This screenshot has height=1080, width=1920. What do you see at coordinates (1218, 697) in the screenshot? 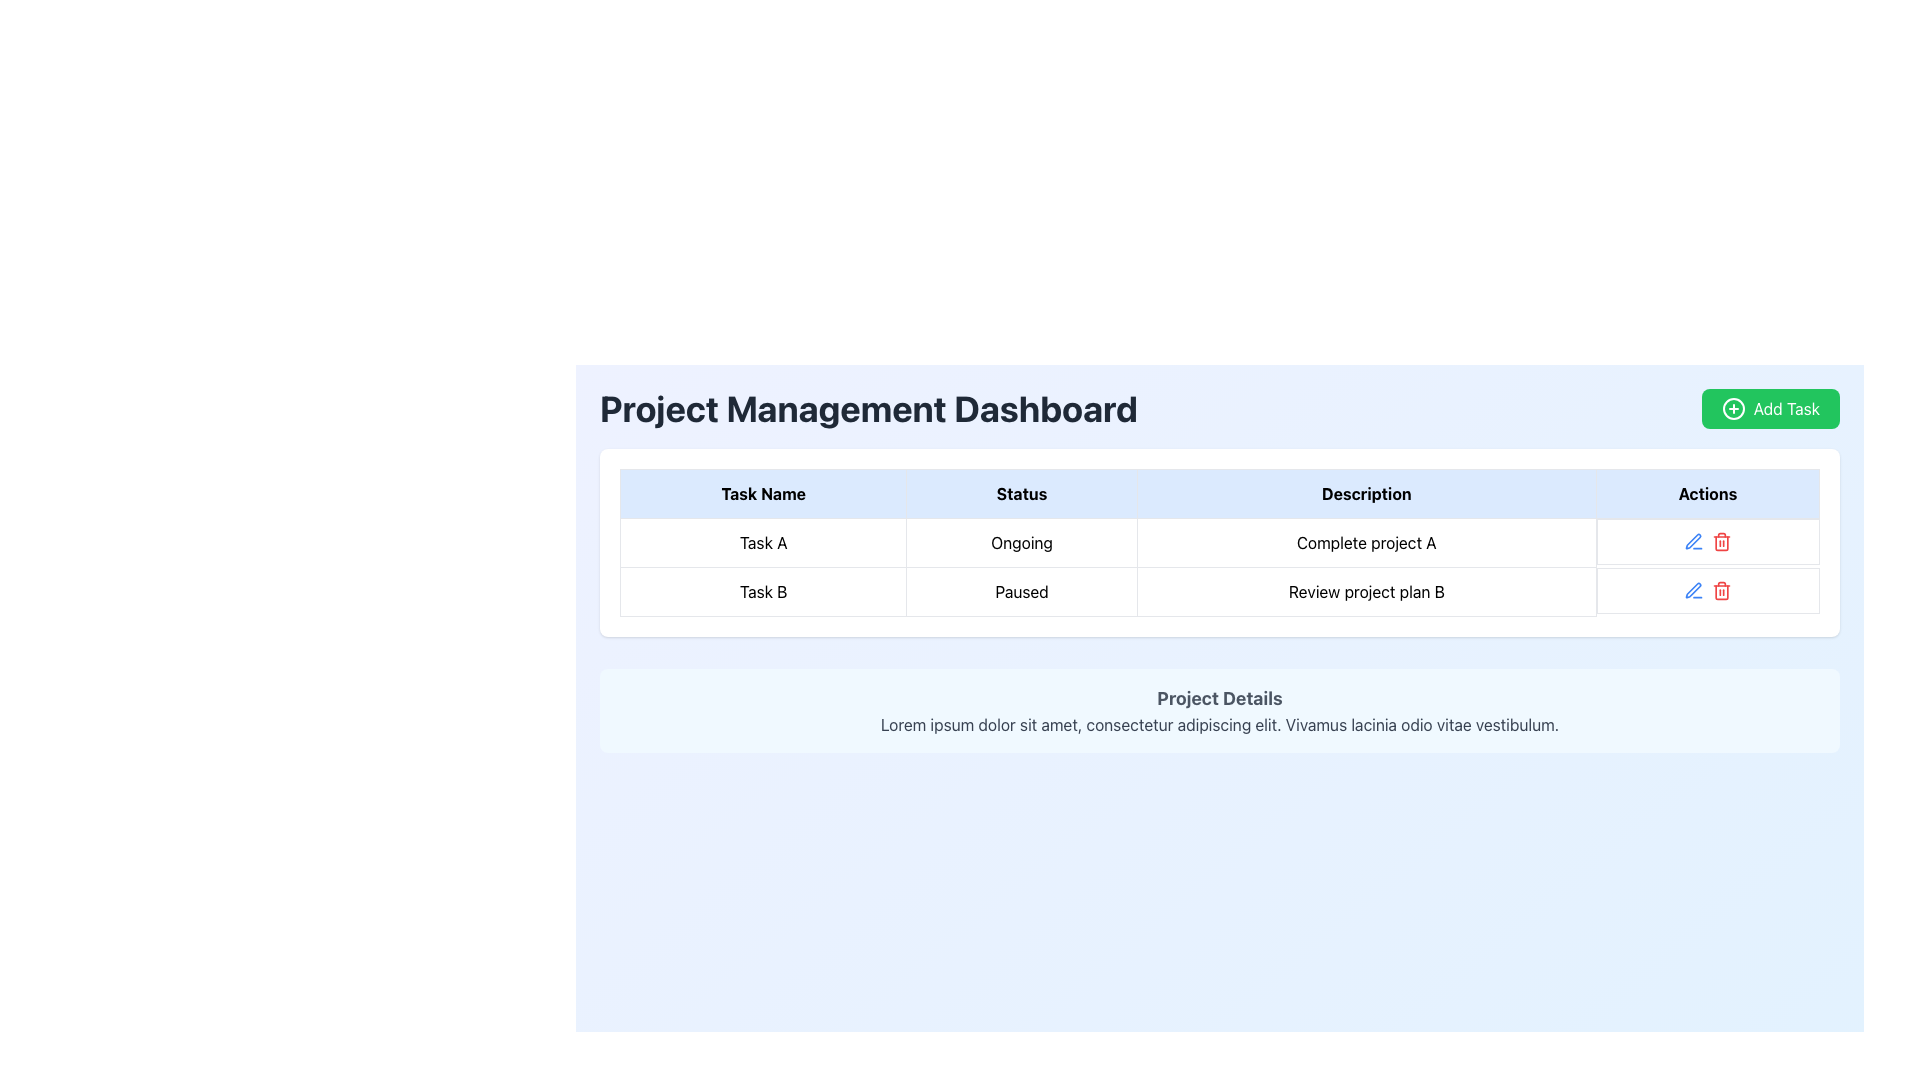
I see `text label displaying 'Project Details', which is styled in bold and dark gray, positioned at the top of a light blue box` at bounding box center [1218, 697].